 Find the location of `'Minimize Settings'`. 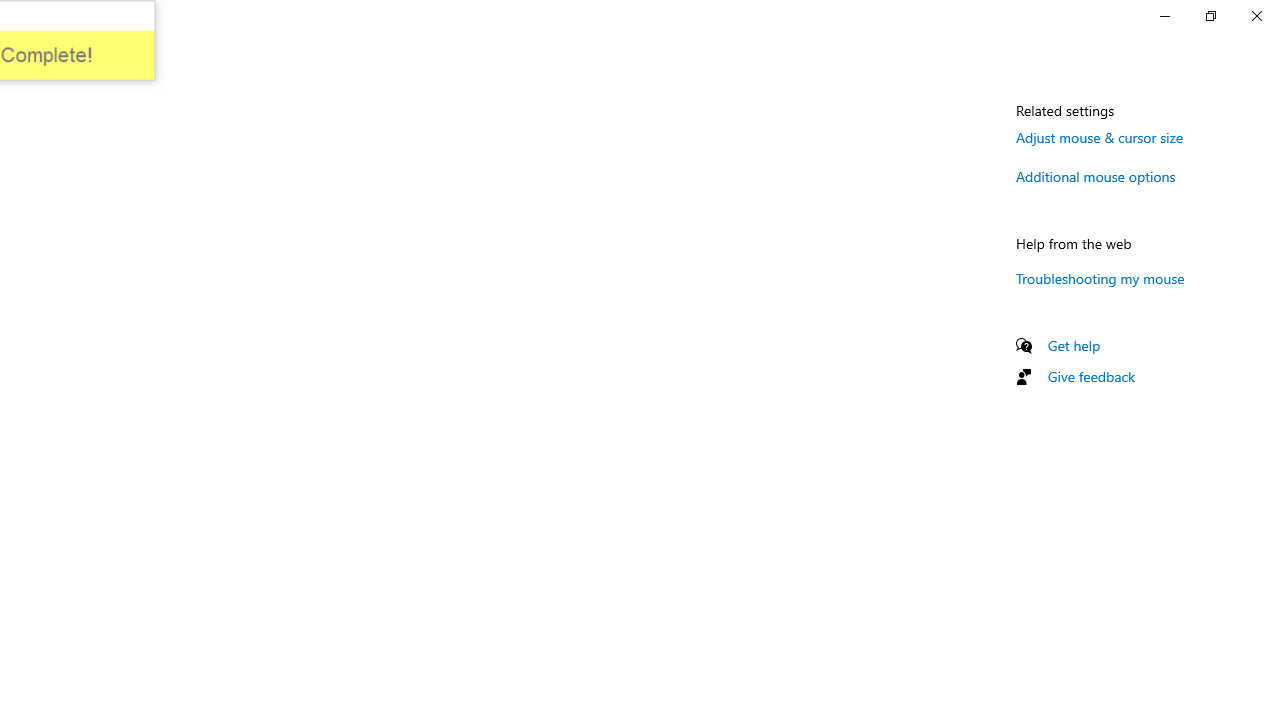

'Minimize Settings' is located at coordinates (1164, 15).